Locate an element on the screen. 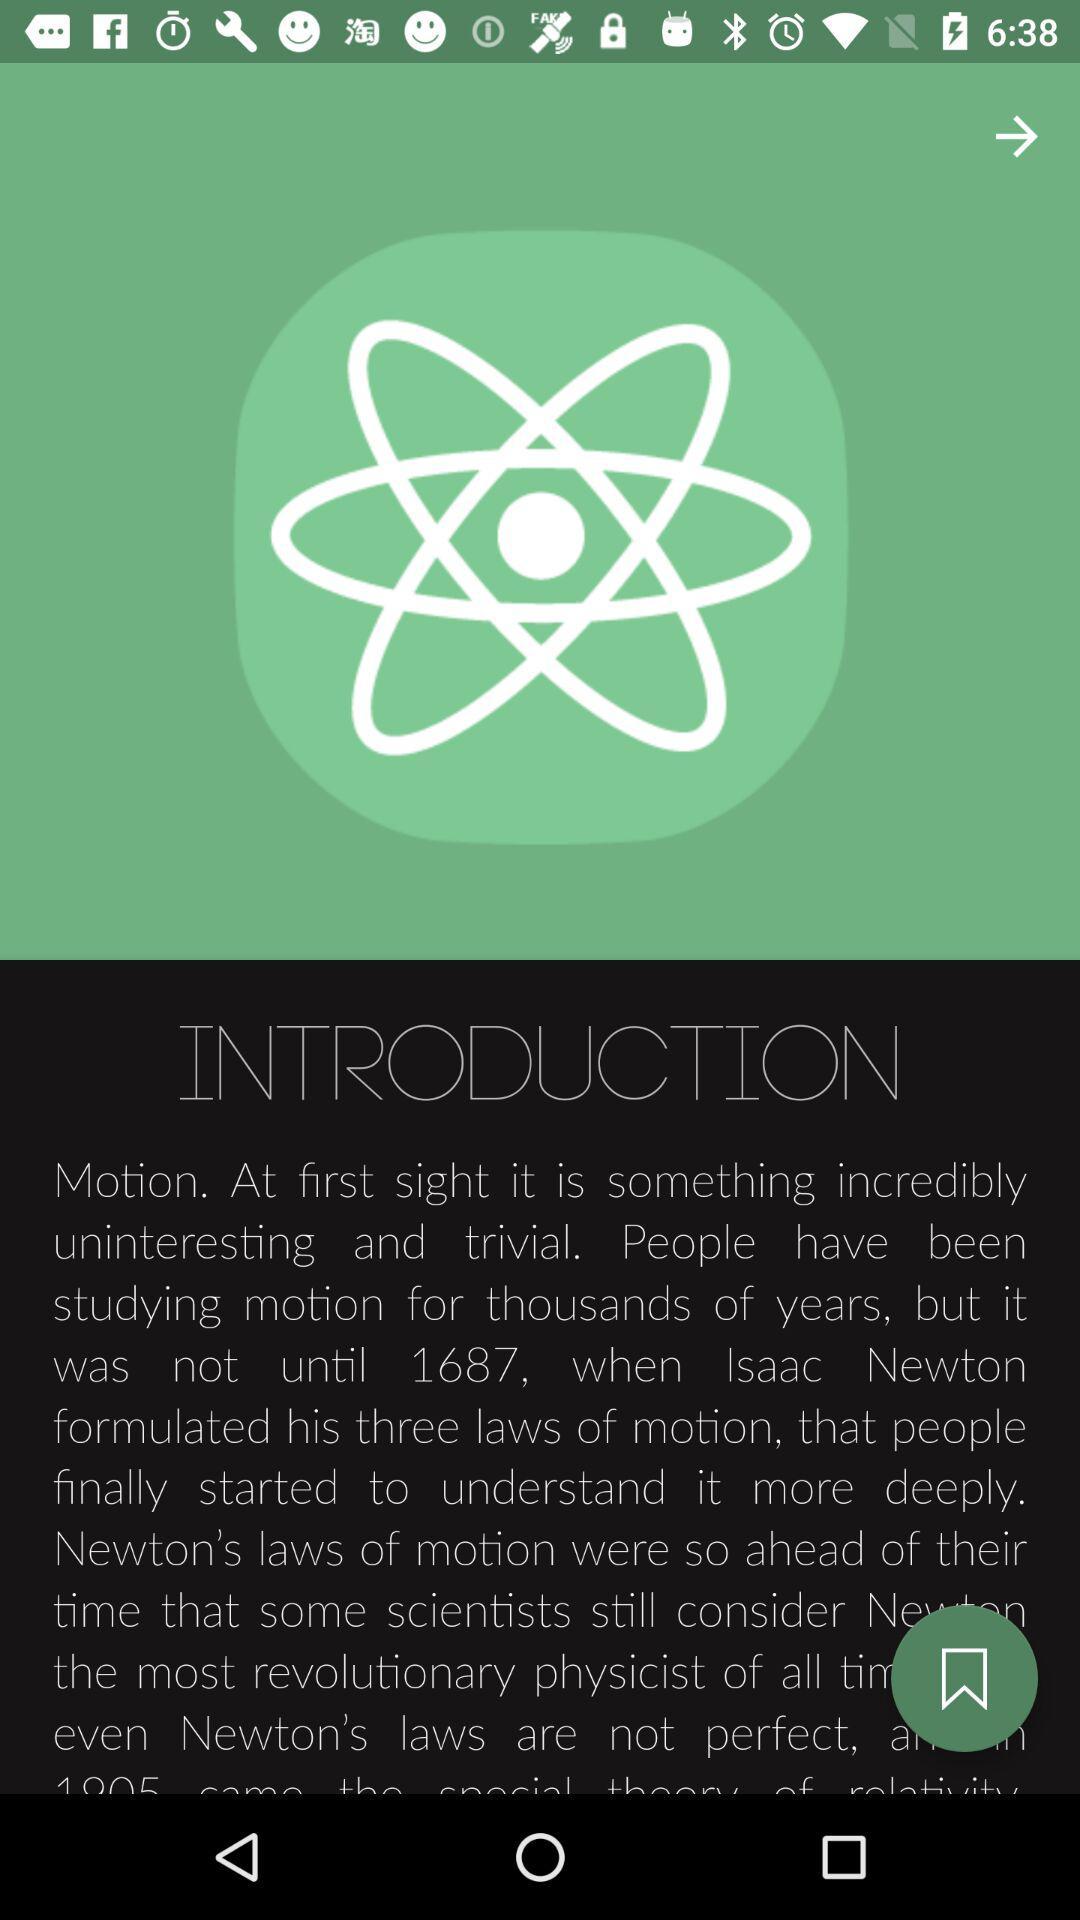 The width and height of the screenshot is (1080, 1920). the bookmark icon is located at coordinates (963, 1678).